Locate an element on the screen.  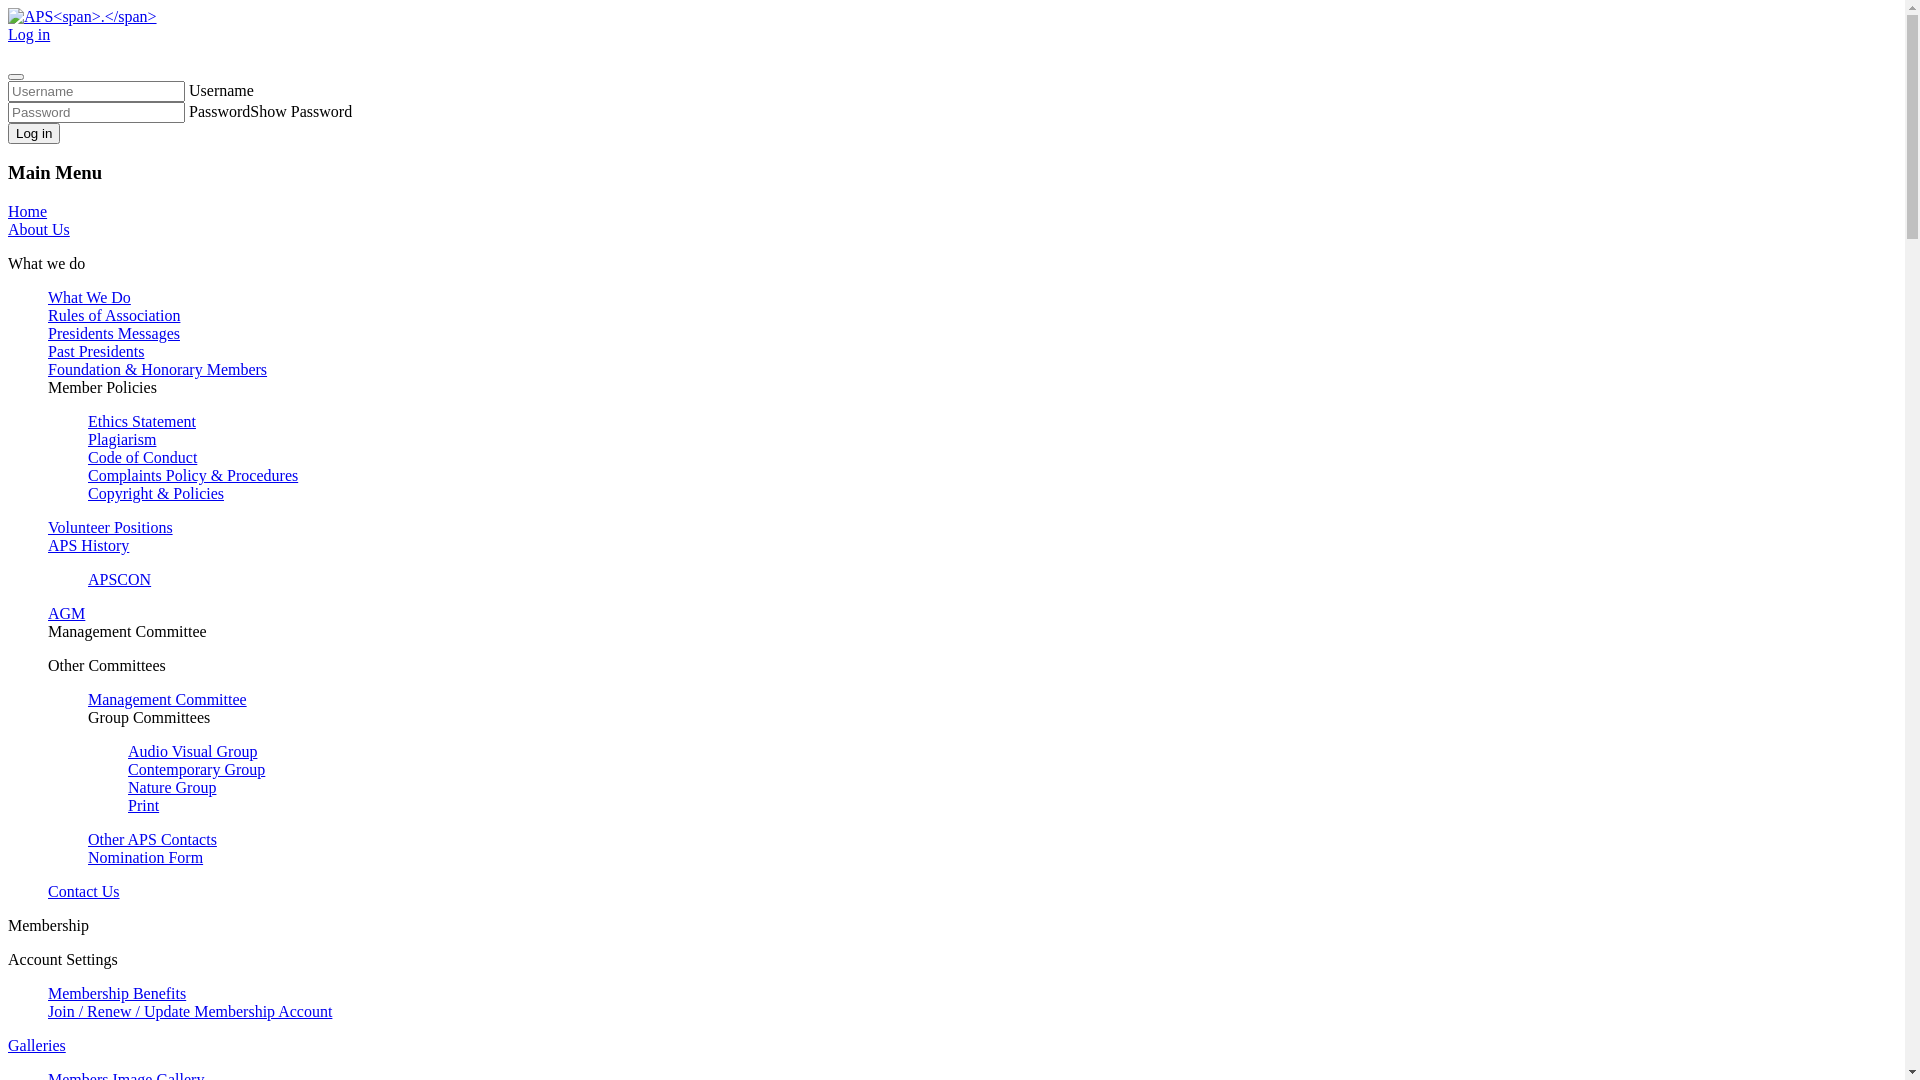
'Plagiarism' is located at coordinates (120, 438).